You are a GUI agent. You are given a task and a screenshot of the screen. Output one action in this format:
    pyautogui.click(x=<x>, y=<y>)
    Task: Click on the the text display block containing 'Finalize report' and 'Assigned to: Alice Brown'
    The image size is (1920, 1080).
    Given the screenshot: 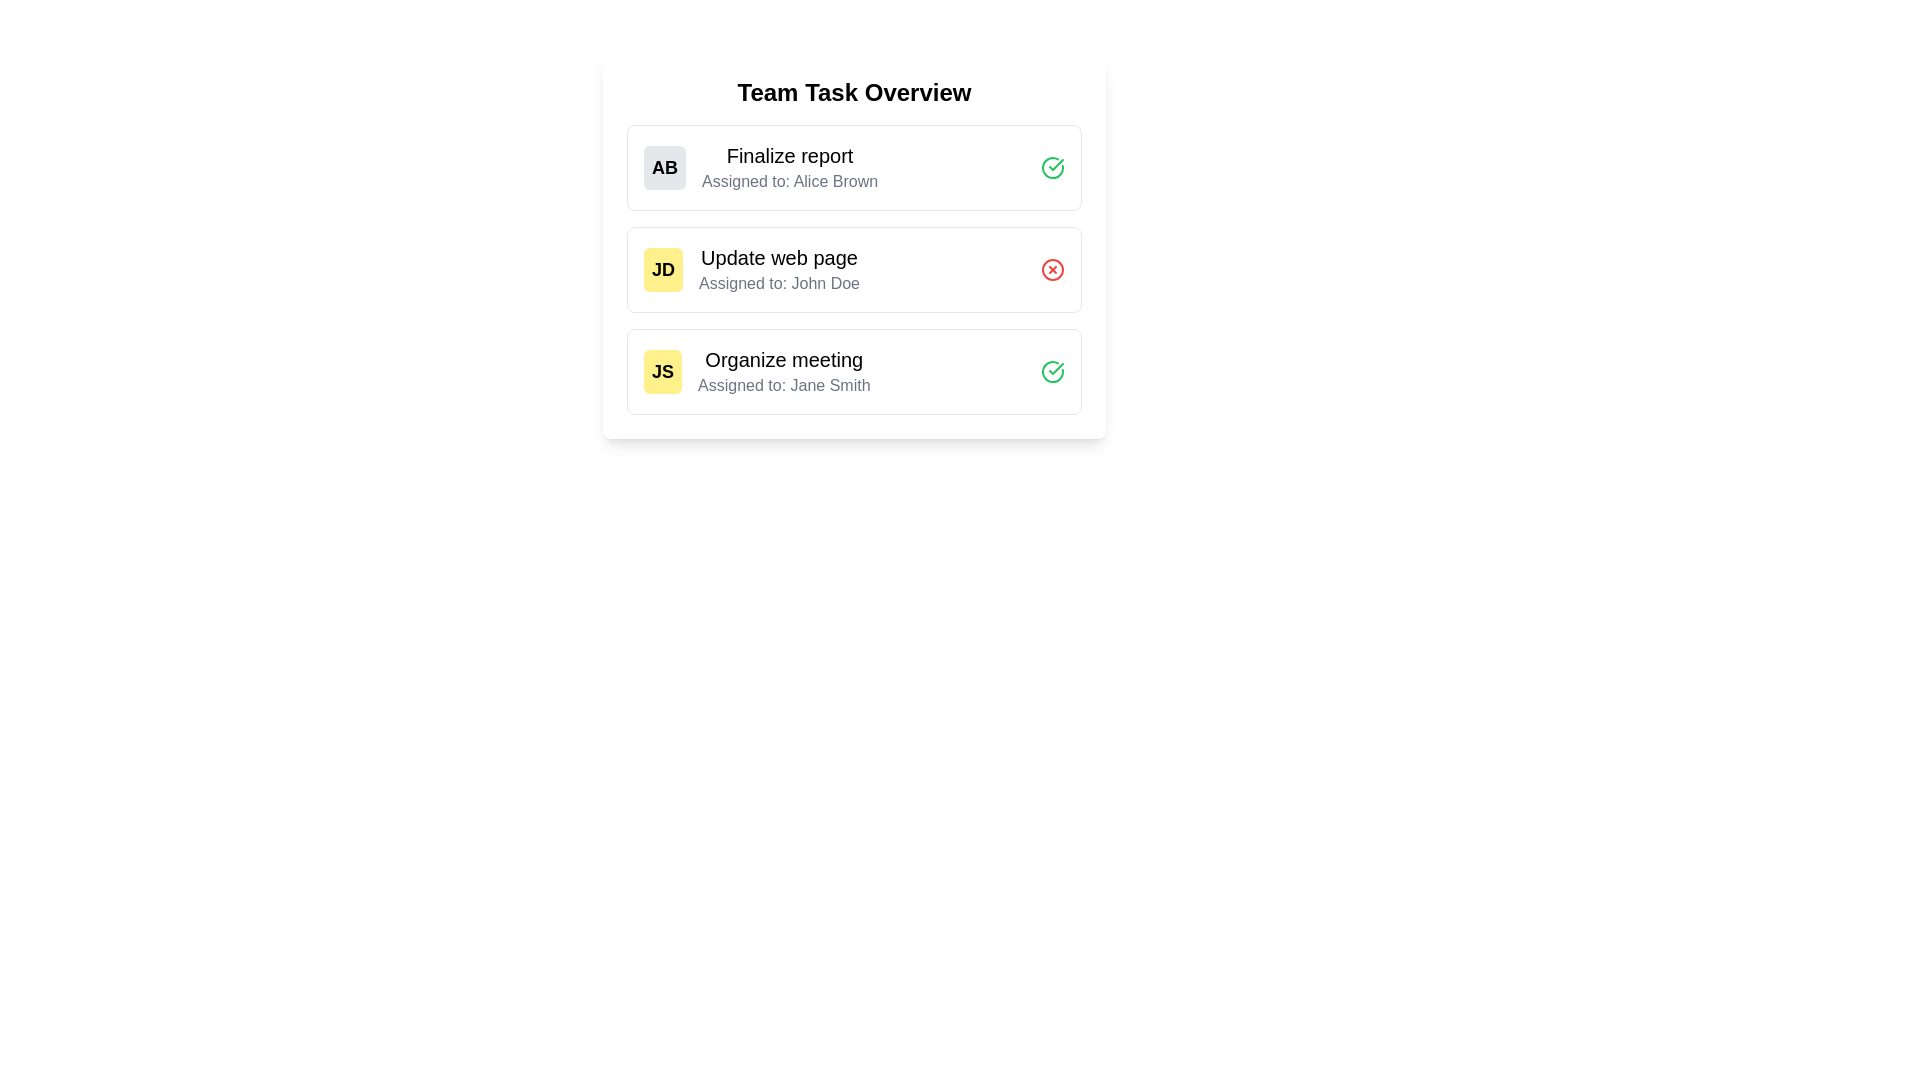 What is the action you would take?
    pyautogui.click(x=789, y=167)
    